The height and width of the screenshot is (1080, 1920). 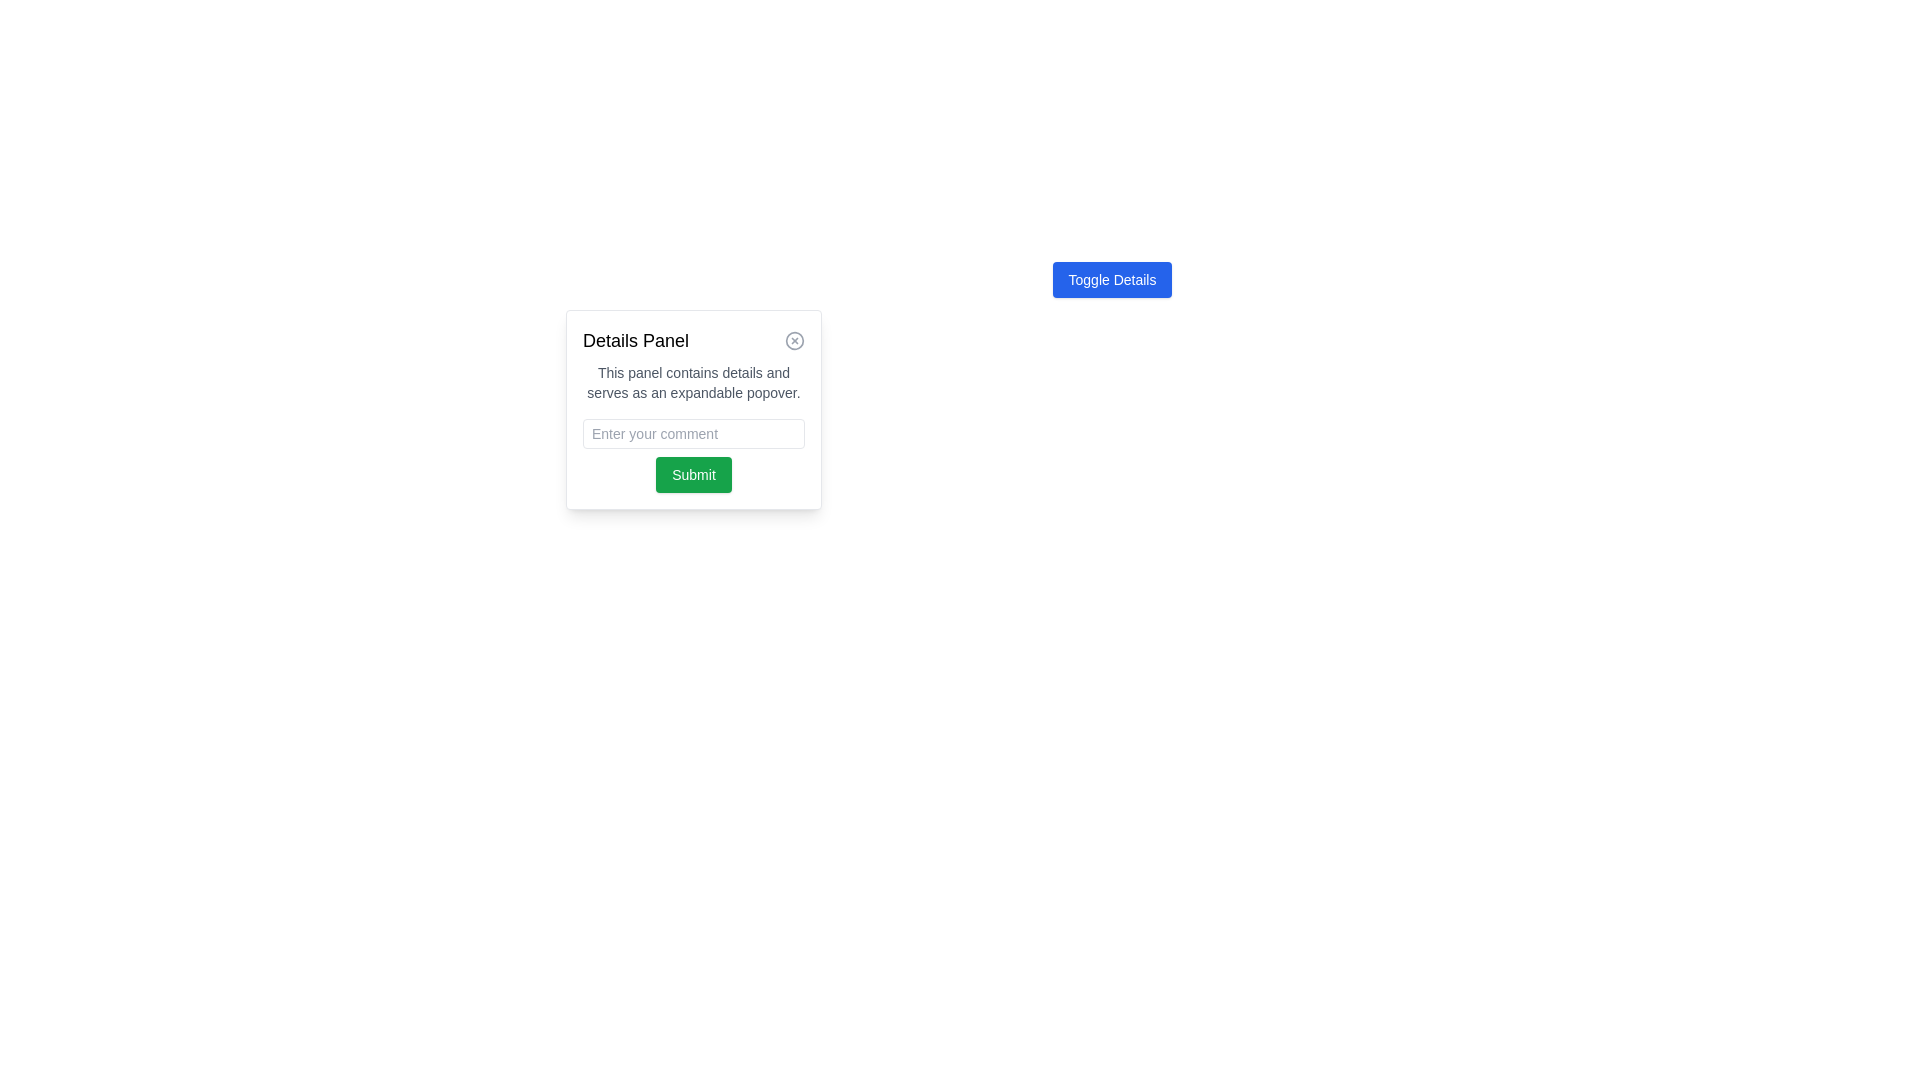 What do you see at coordinates (794, 339) in the screenshot?
I see `the decorative outer circle of the close icon in the 'Details Panel' located at the top-right corner of the panel` at bounding box center [794, 339].